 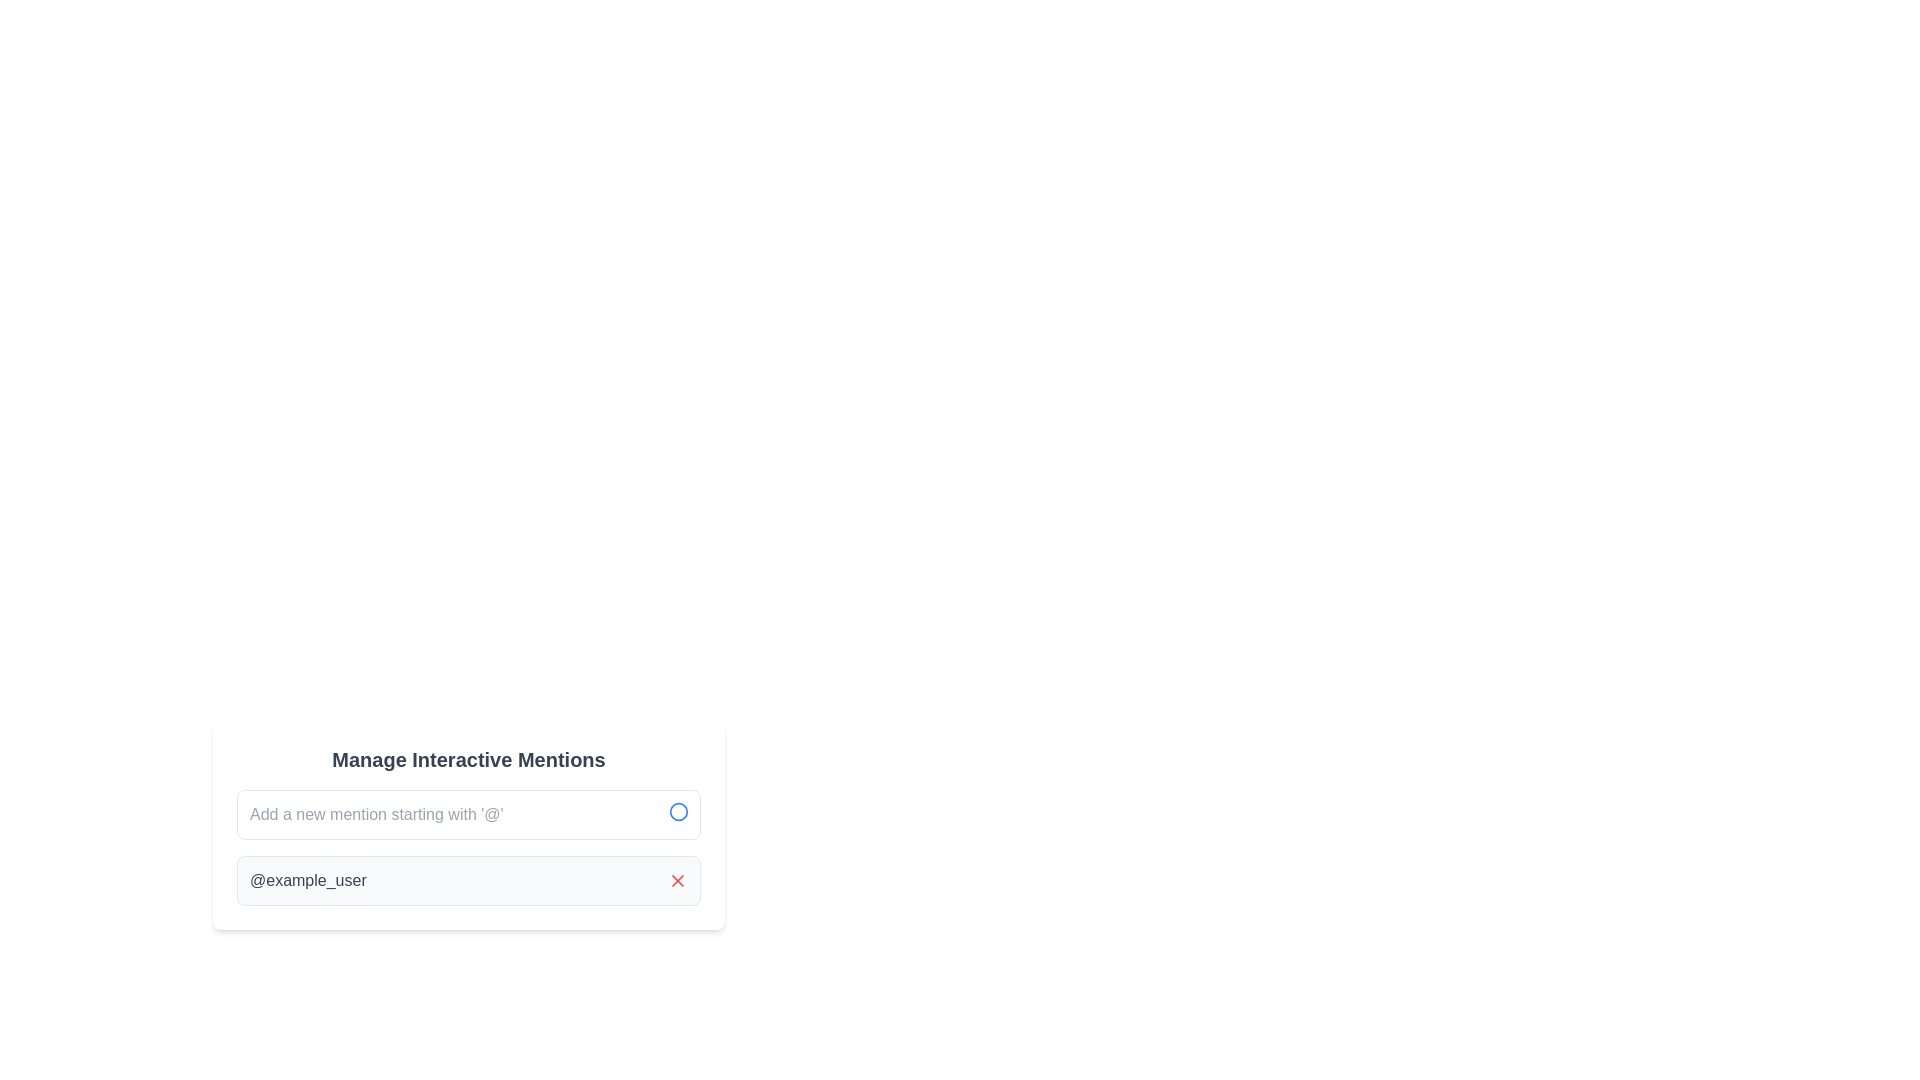 What do you see at coordinates (677, 879) in the screenshot?
I see `the dismiss button represented by the cross icon at the rightmost end of the user mention '@example_user'` at bounding box center [677, 879].